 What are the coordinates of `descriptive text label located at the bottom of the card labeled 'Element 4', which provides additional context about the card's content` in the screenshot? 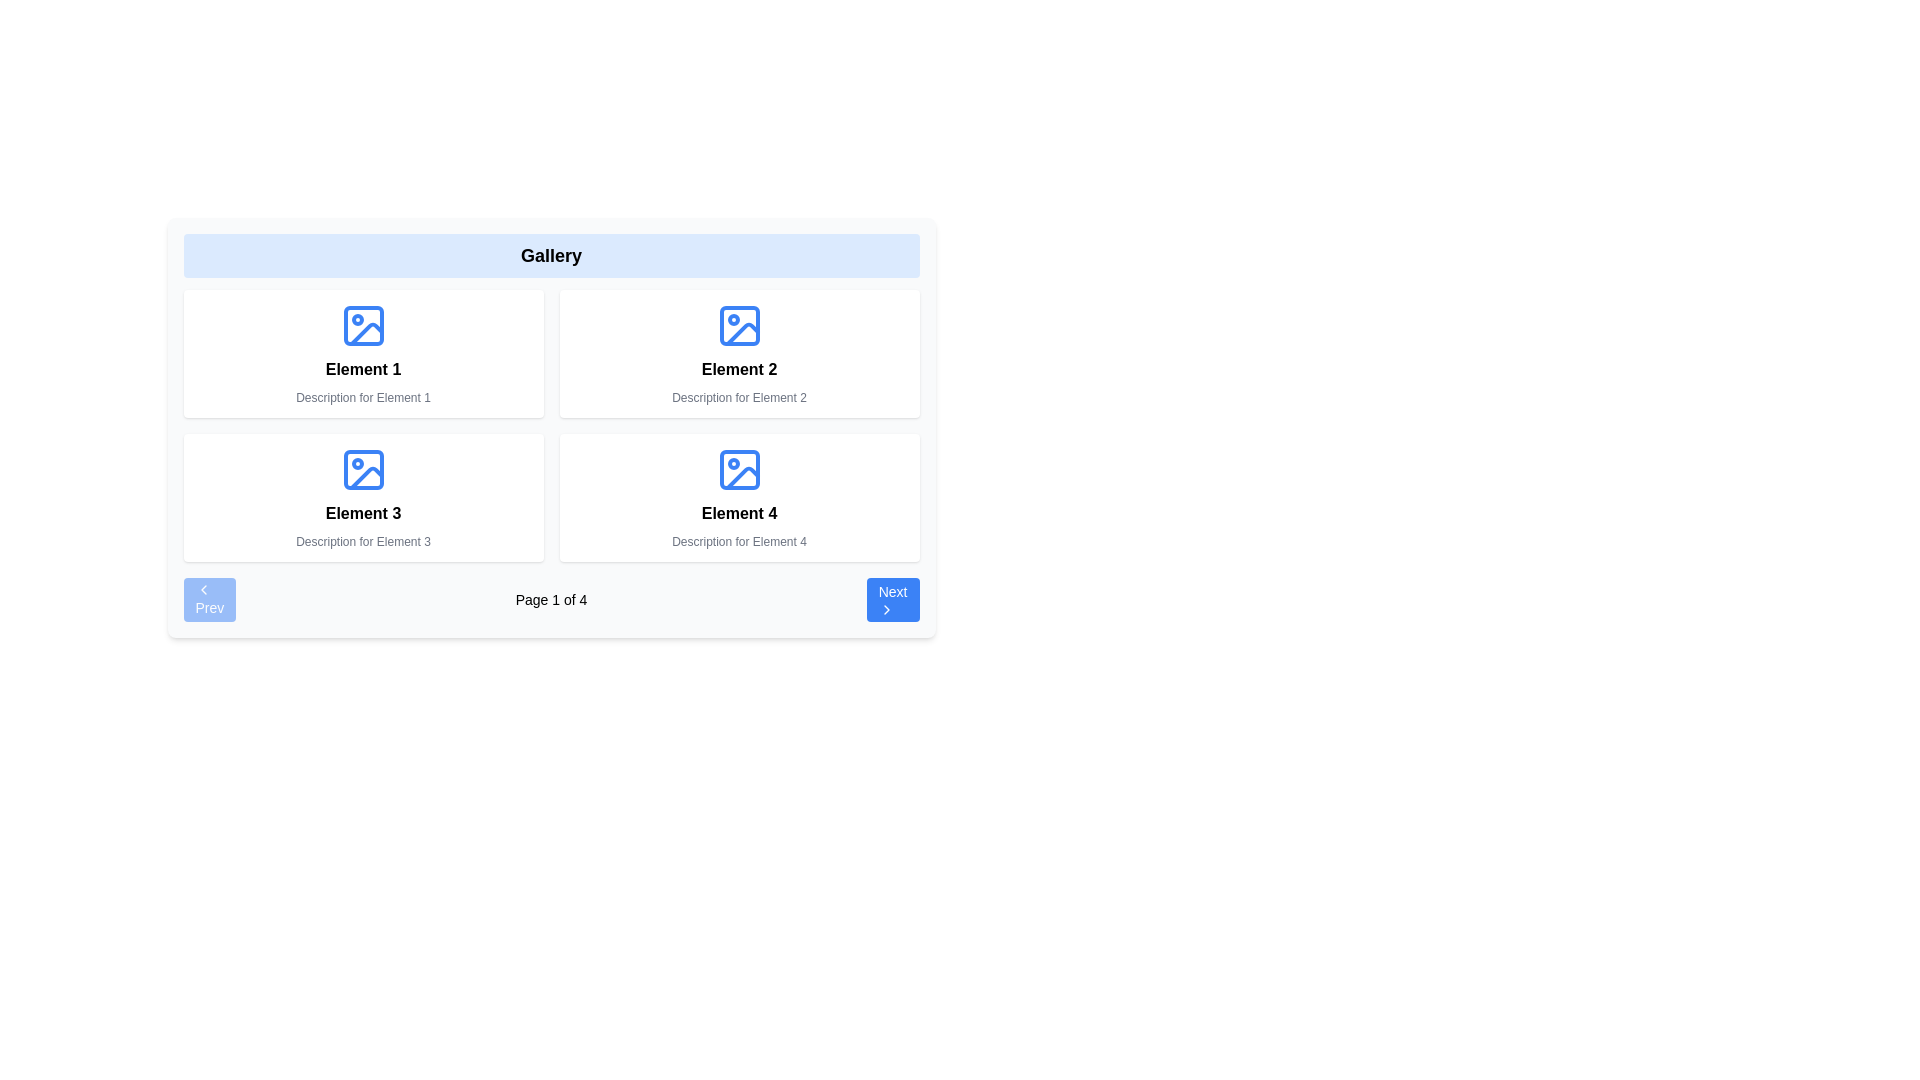 It's located at (738, 542).